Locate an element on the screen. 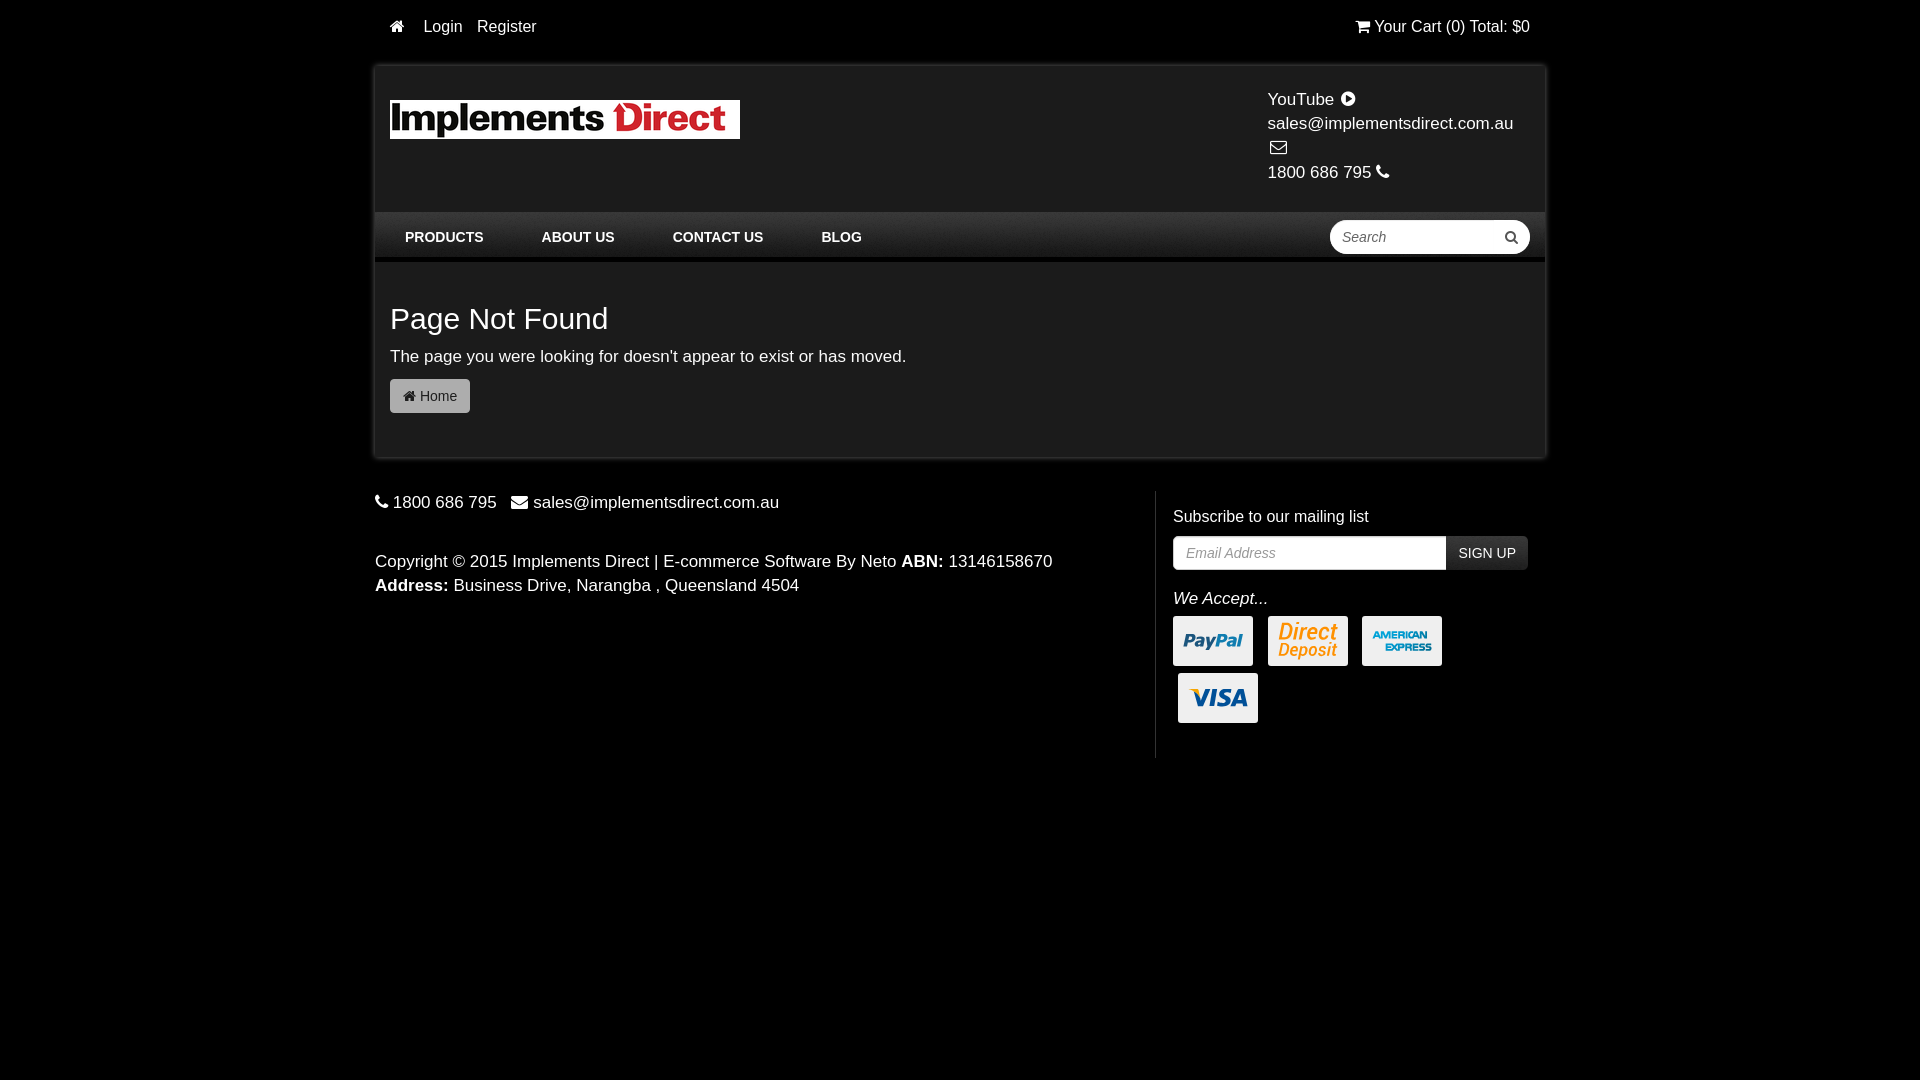 The image size is (1920, 1080). 'E-commerce Software' is located at coordinates (746, 561).